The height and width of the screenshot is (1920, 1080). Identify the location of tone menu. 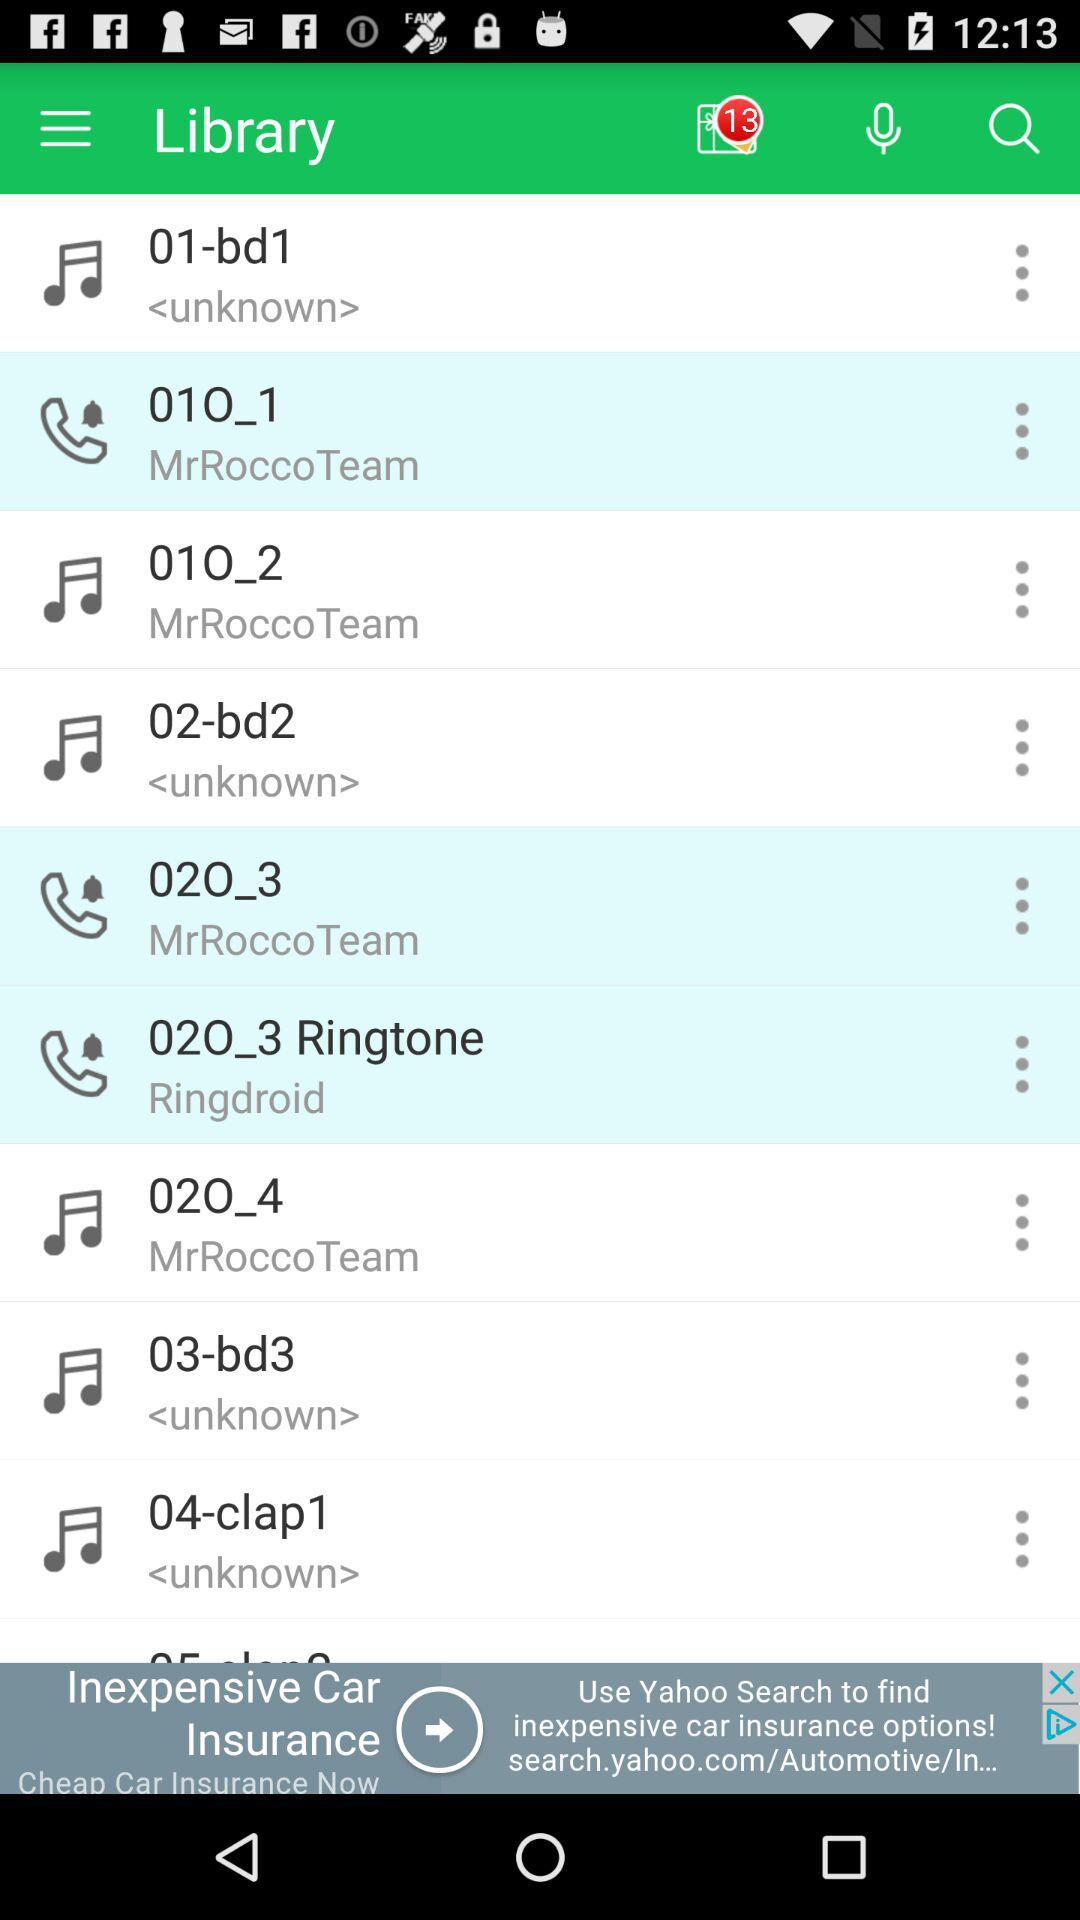
(1022, 272).